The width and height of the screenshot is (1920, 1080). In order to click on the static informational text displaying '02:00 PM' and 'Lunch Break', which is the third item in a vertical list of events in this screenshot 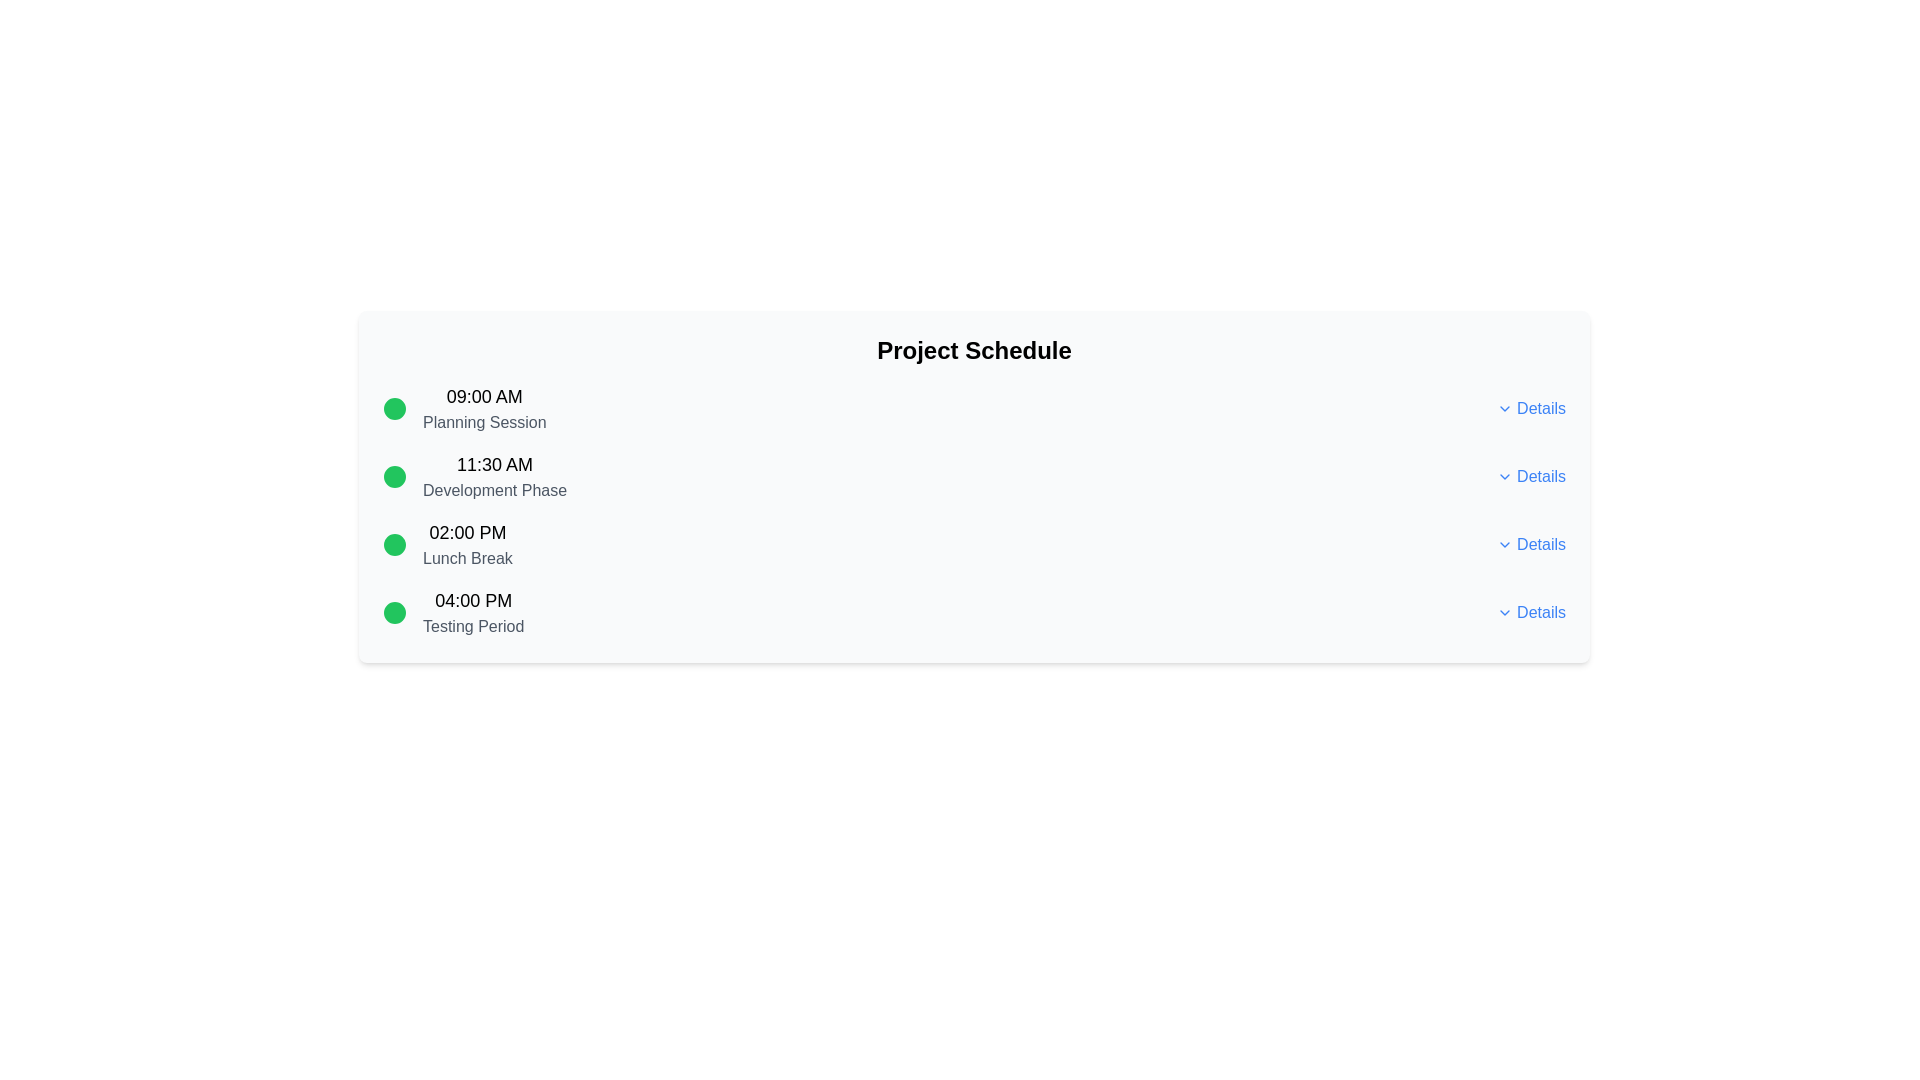, I will do `click(466, 544)`.